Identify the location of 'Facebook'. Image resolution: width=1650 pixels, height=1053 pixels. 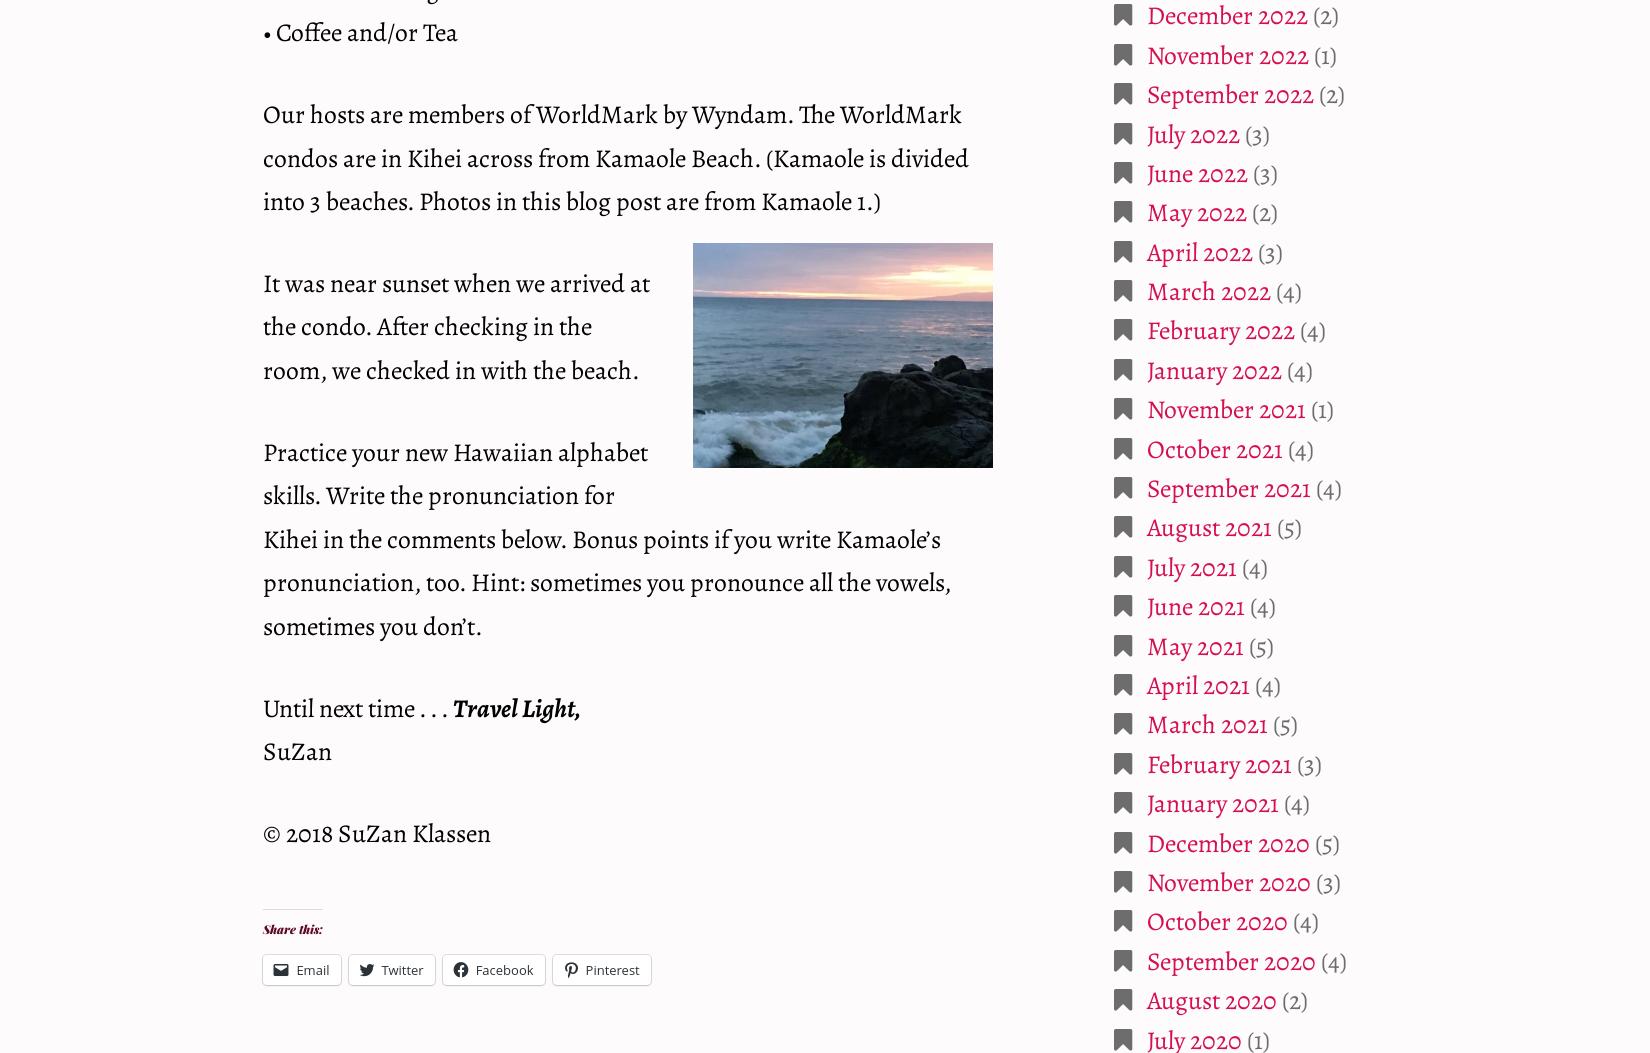
(503, 970).